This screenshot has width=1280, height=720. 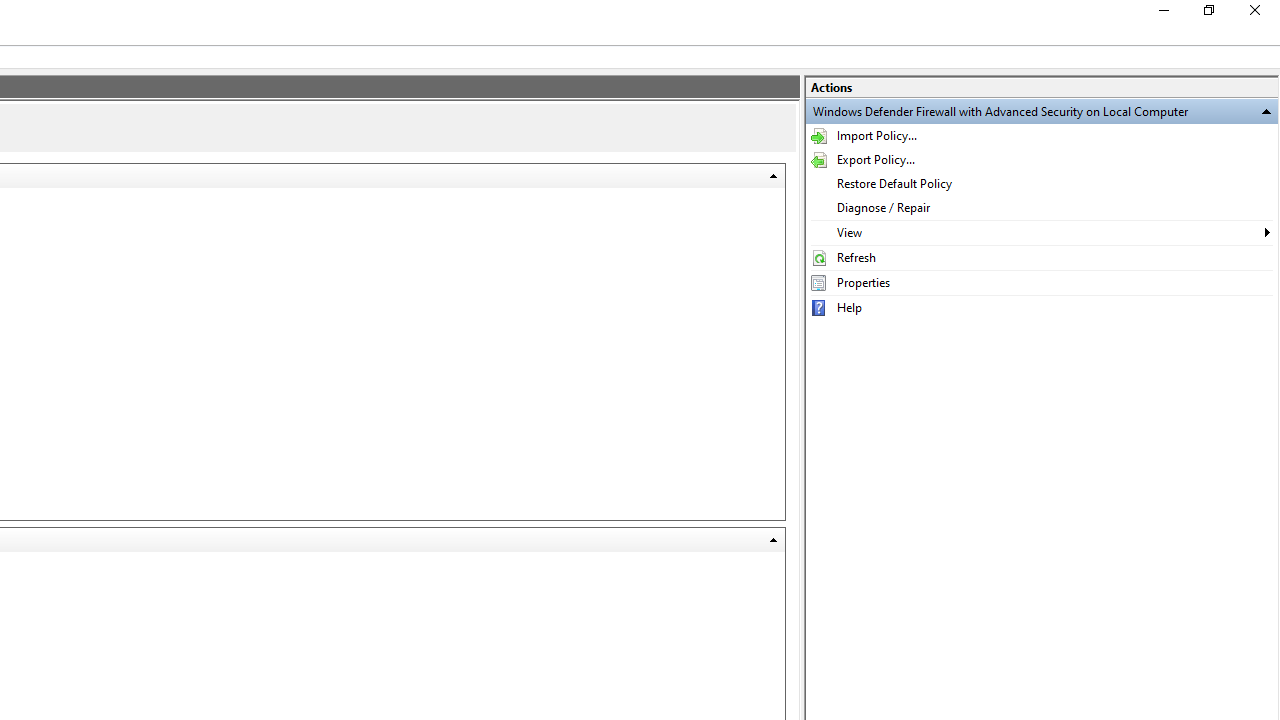 I want to click on 'Diagnose / Repair', so click(x=1040, y=208).